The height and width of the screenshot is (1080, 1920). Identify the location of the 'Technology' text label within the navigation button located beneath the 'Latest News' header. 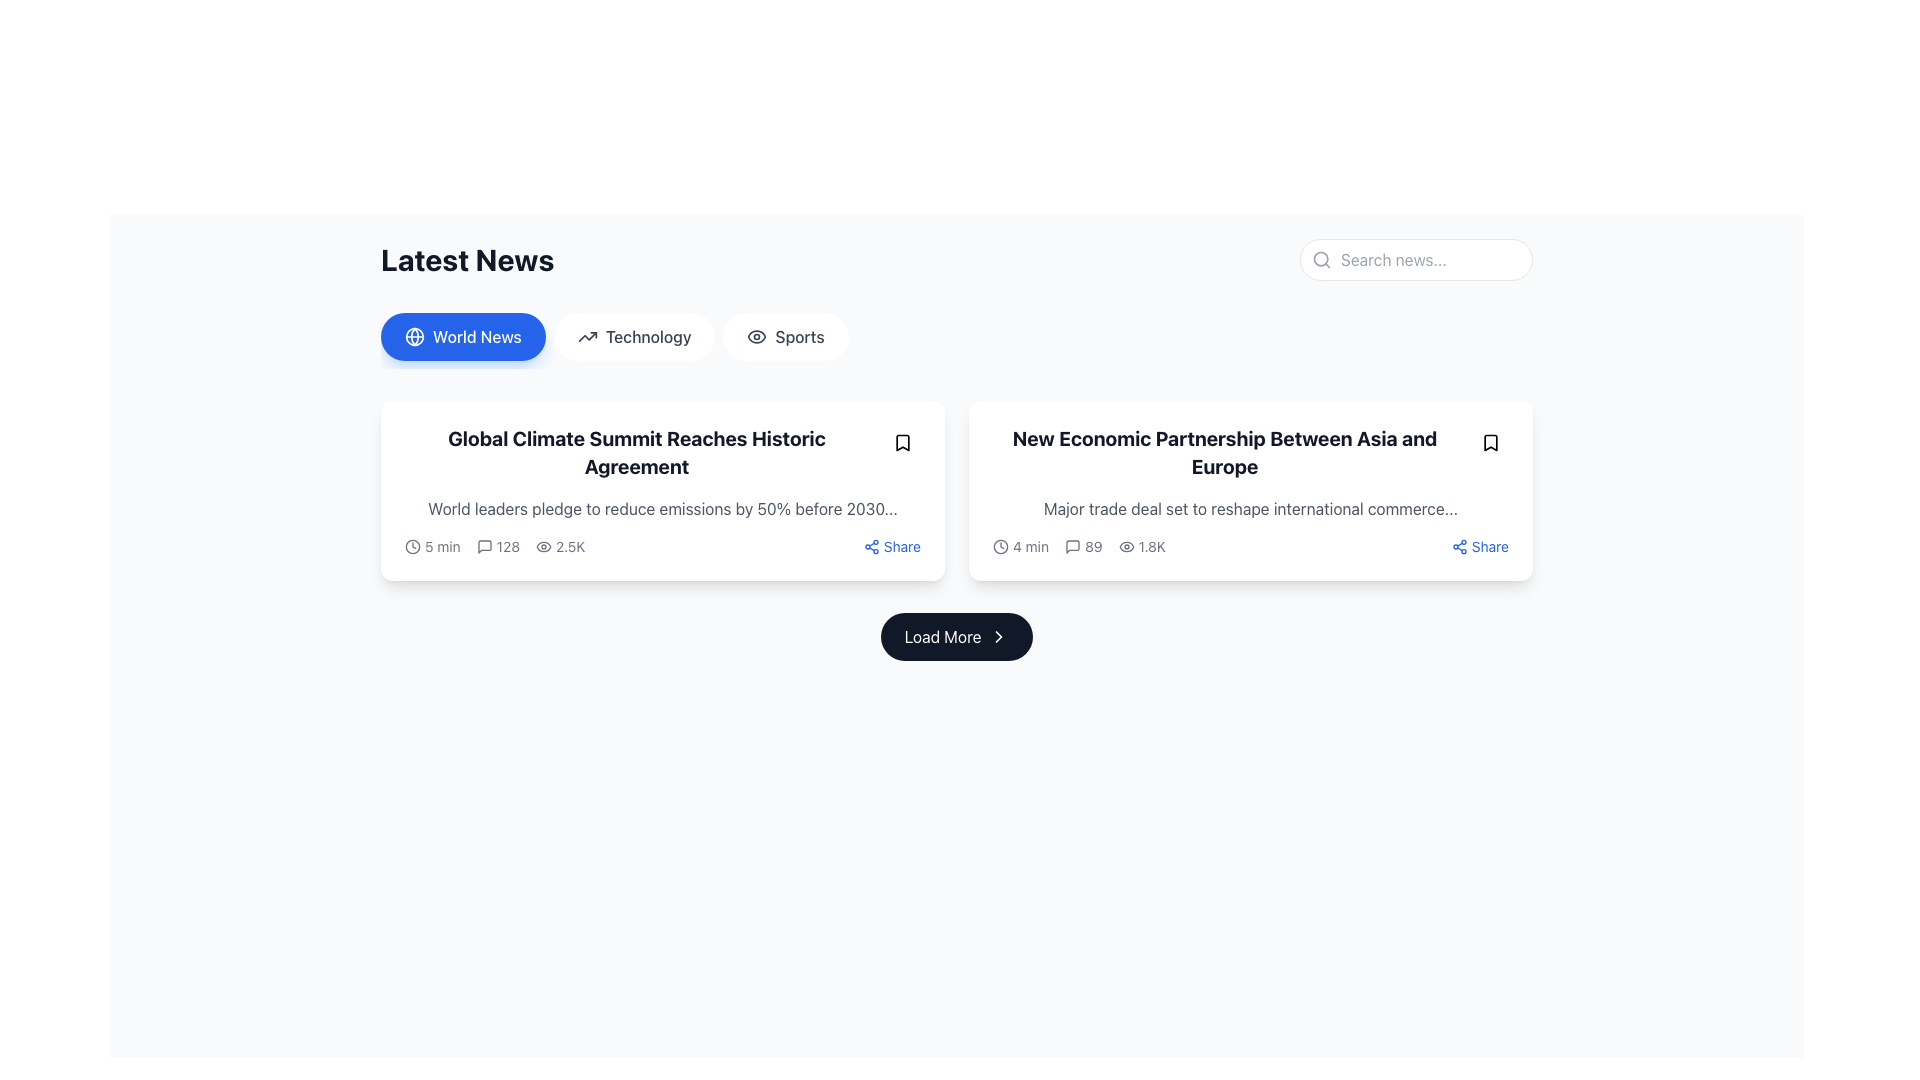
(648, 335).